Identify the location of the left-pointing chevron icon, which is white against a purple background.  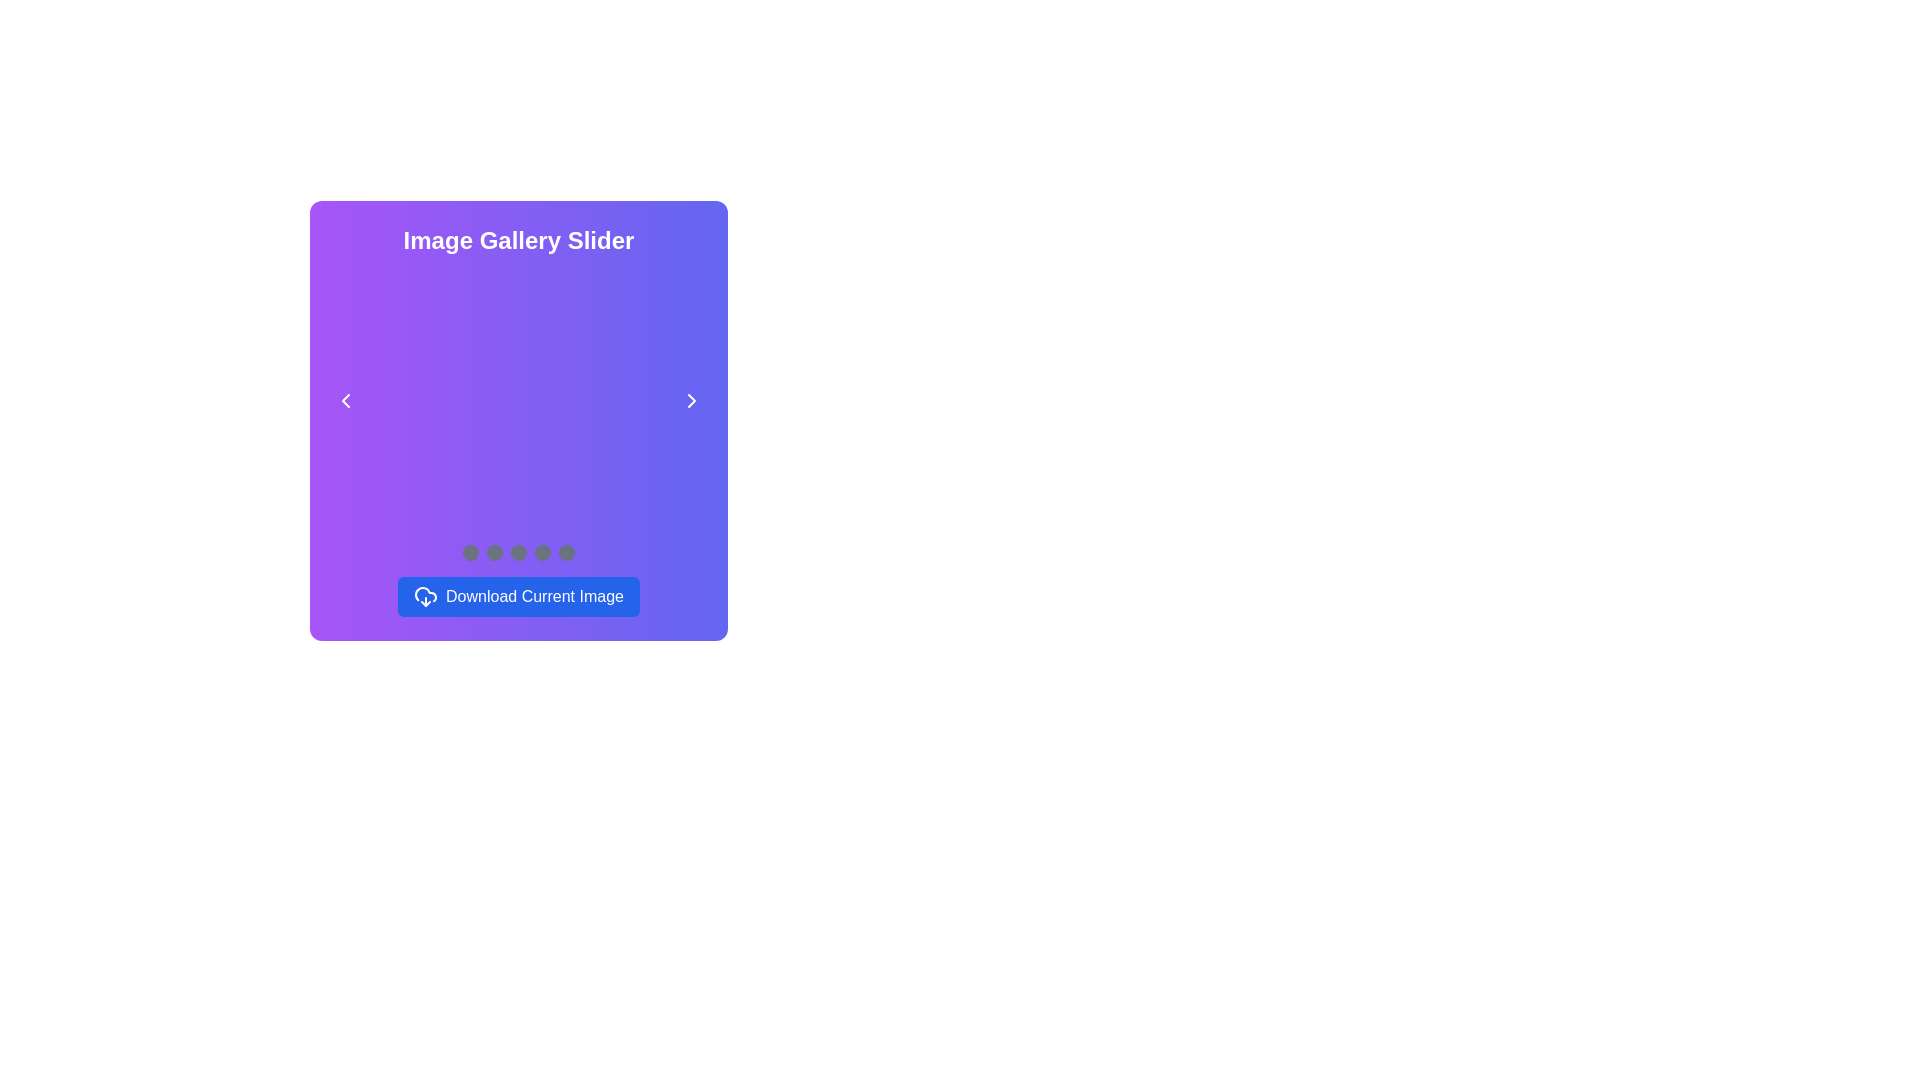
(345, 401).